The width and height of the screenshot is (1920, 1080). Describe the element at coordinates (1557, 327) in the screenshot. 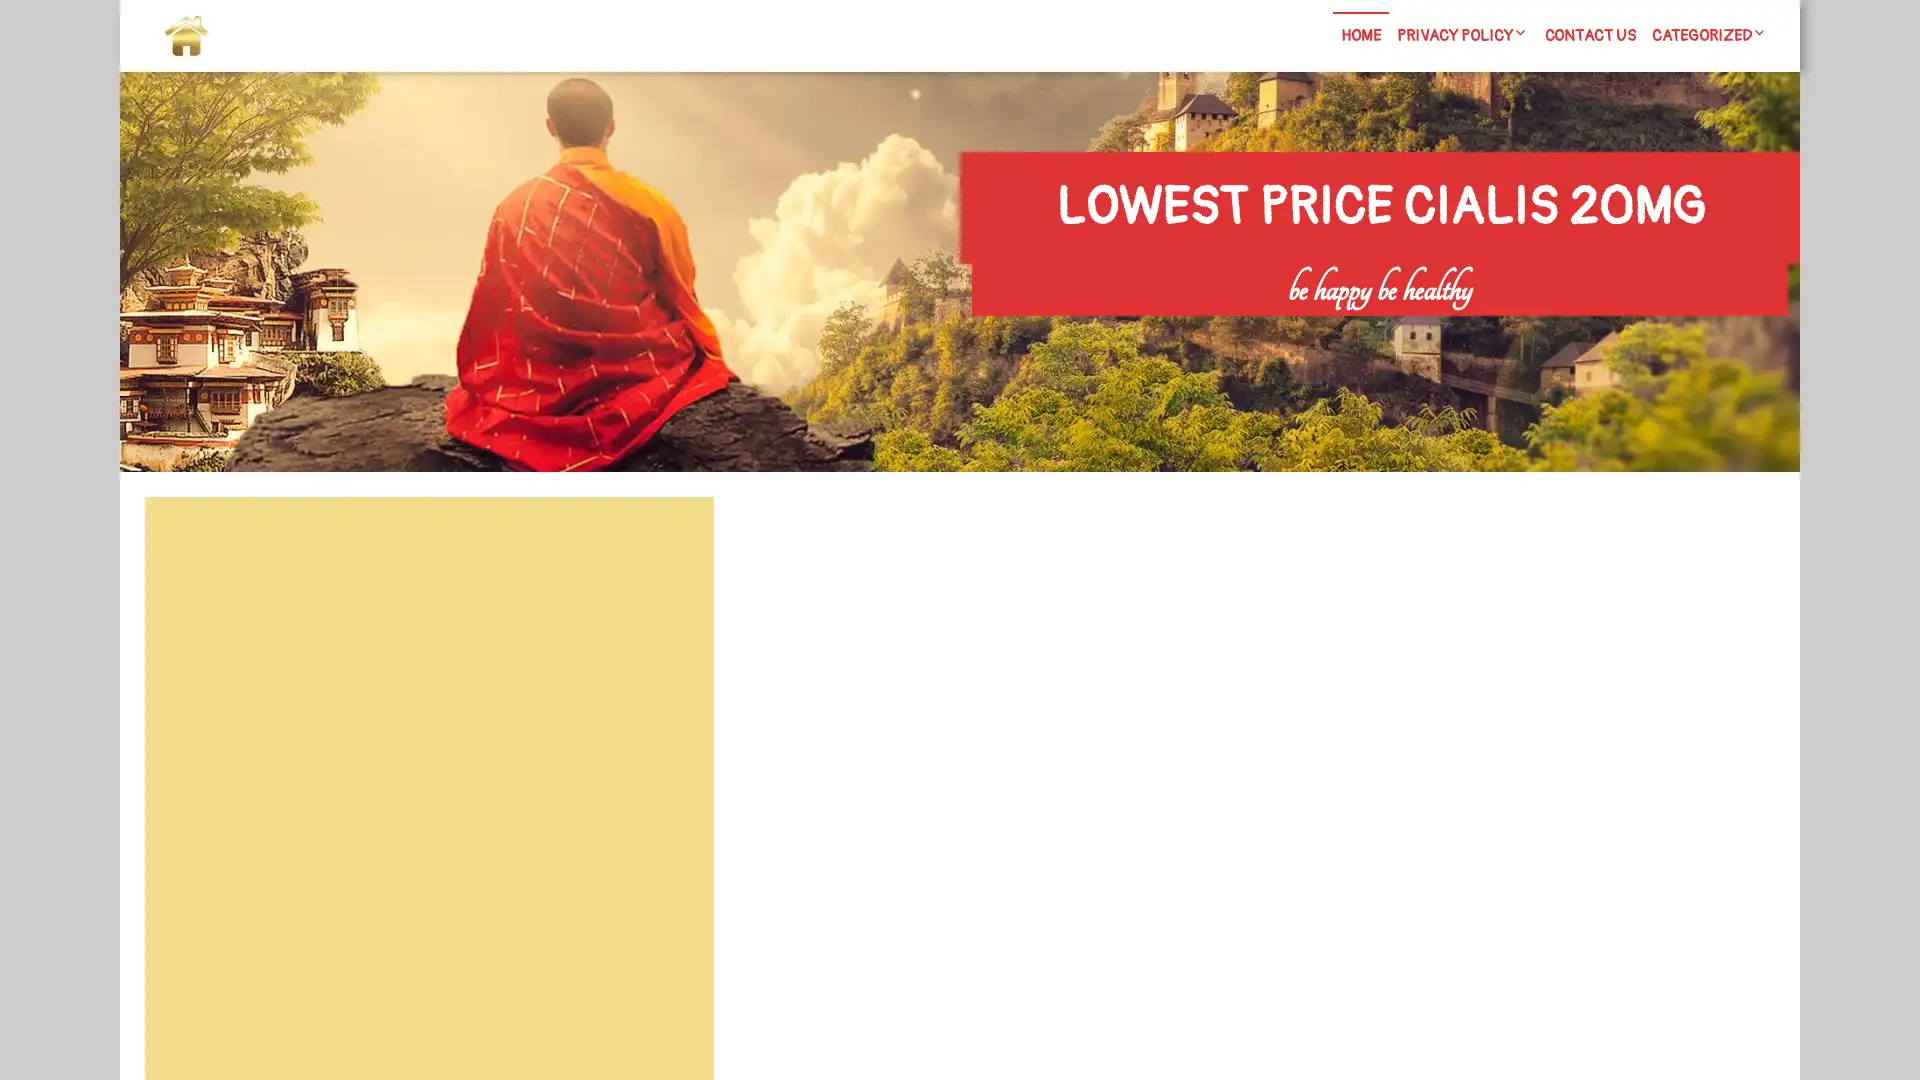

I see `Search` at that location.